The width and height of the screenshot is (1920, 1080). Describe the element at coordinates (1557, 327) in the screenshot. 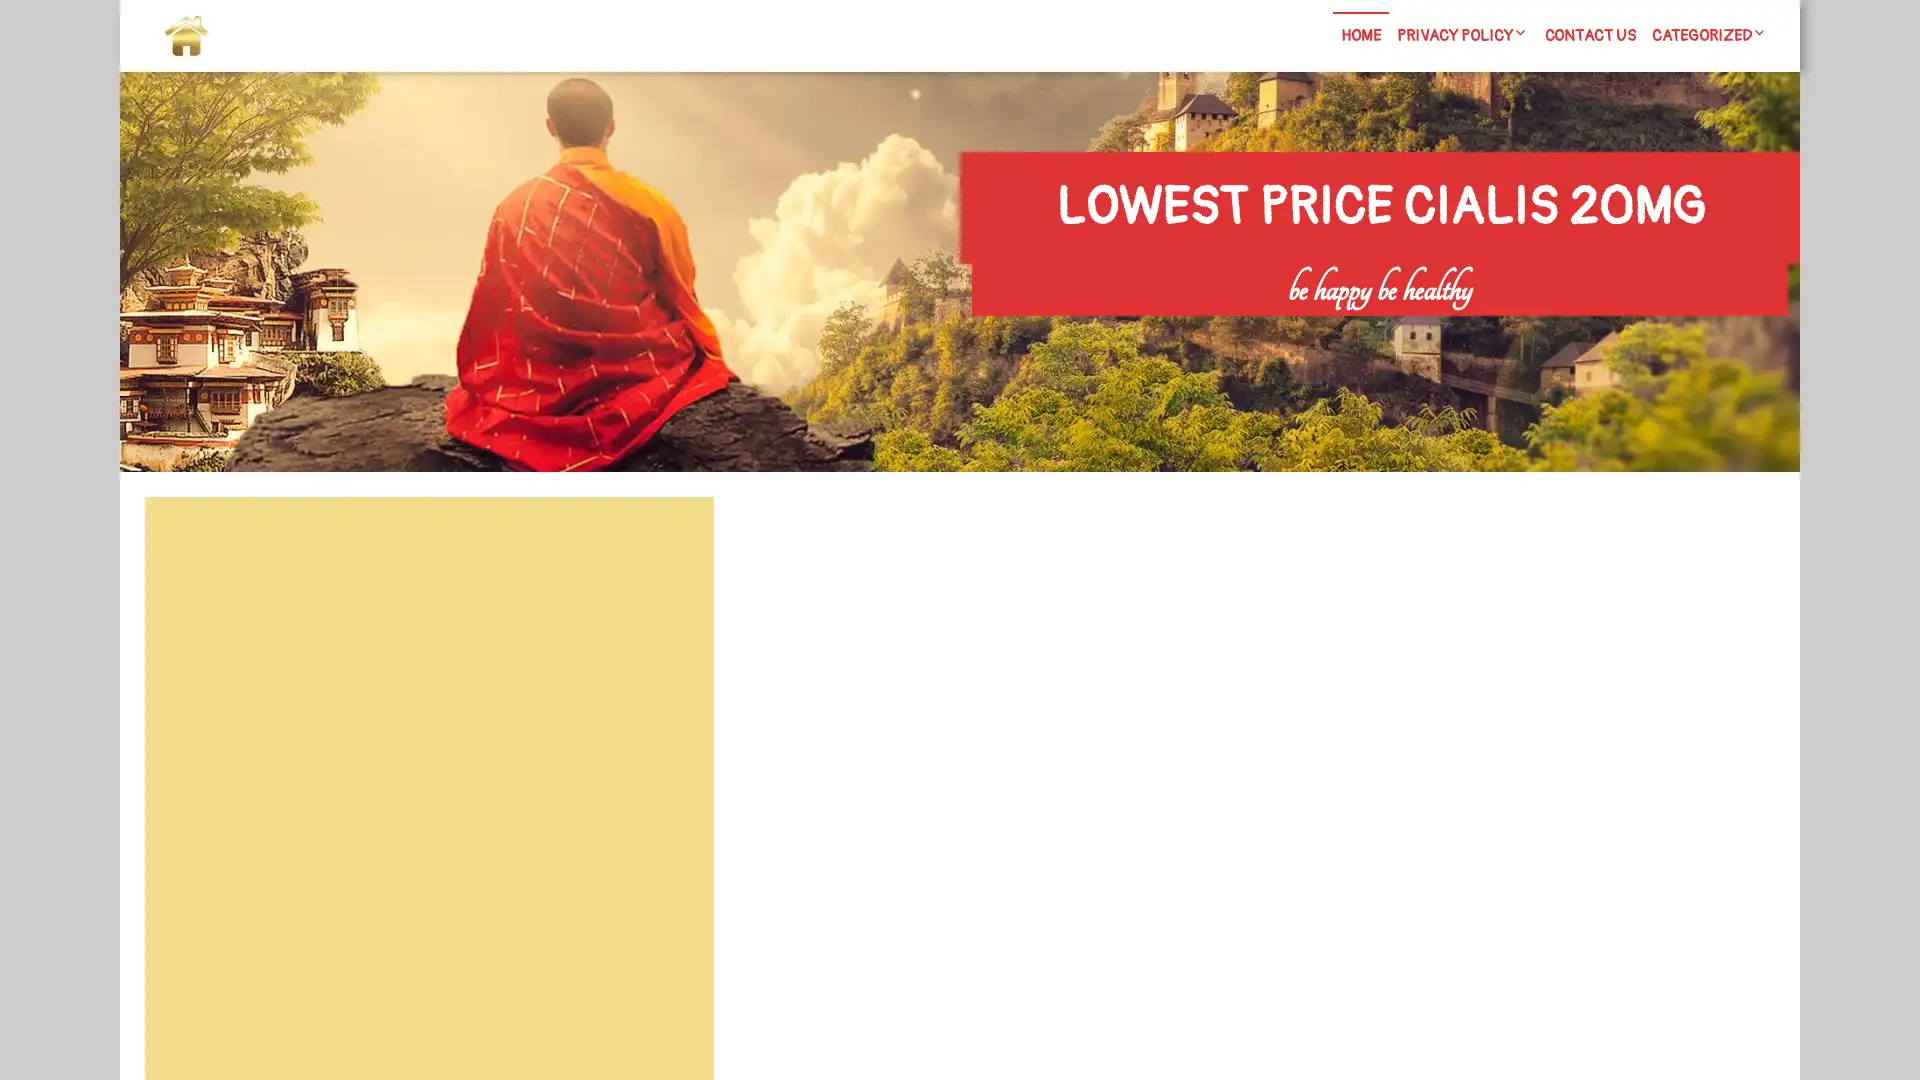

I see `Search` at that location.